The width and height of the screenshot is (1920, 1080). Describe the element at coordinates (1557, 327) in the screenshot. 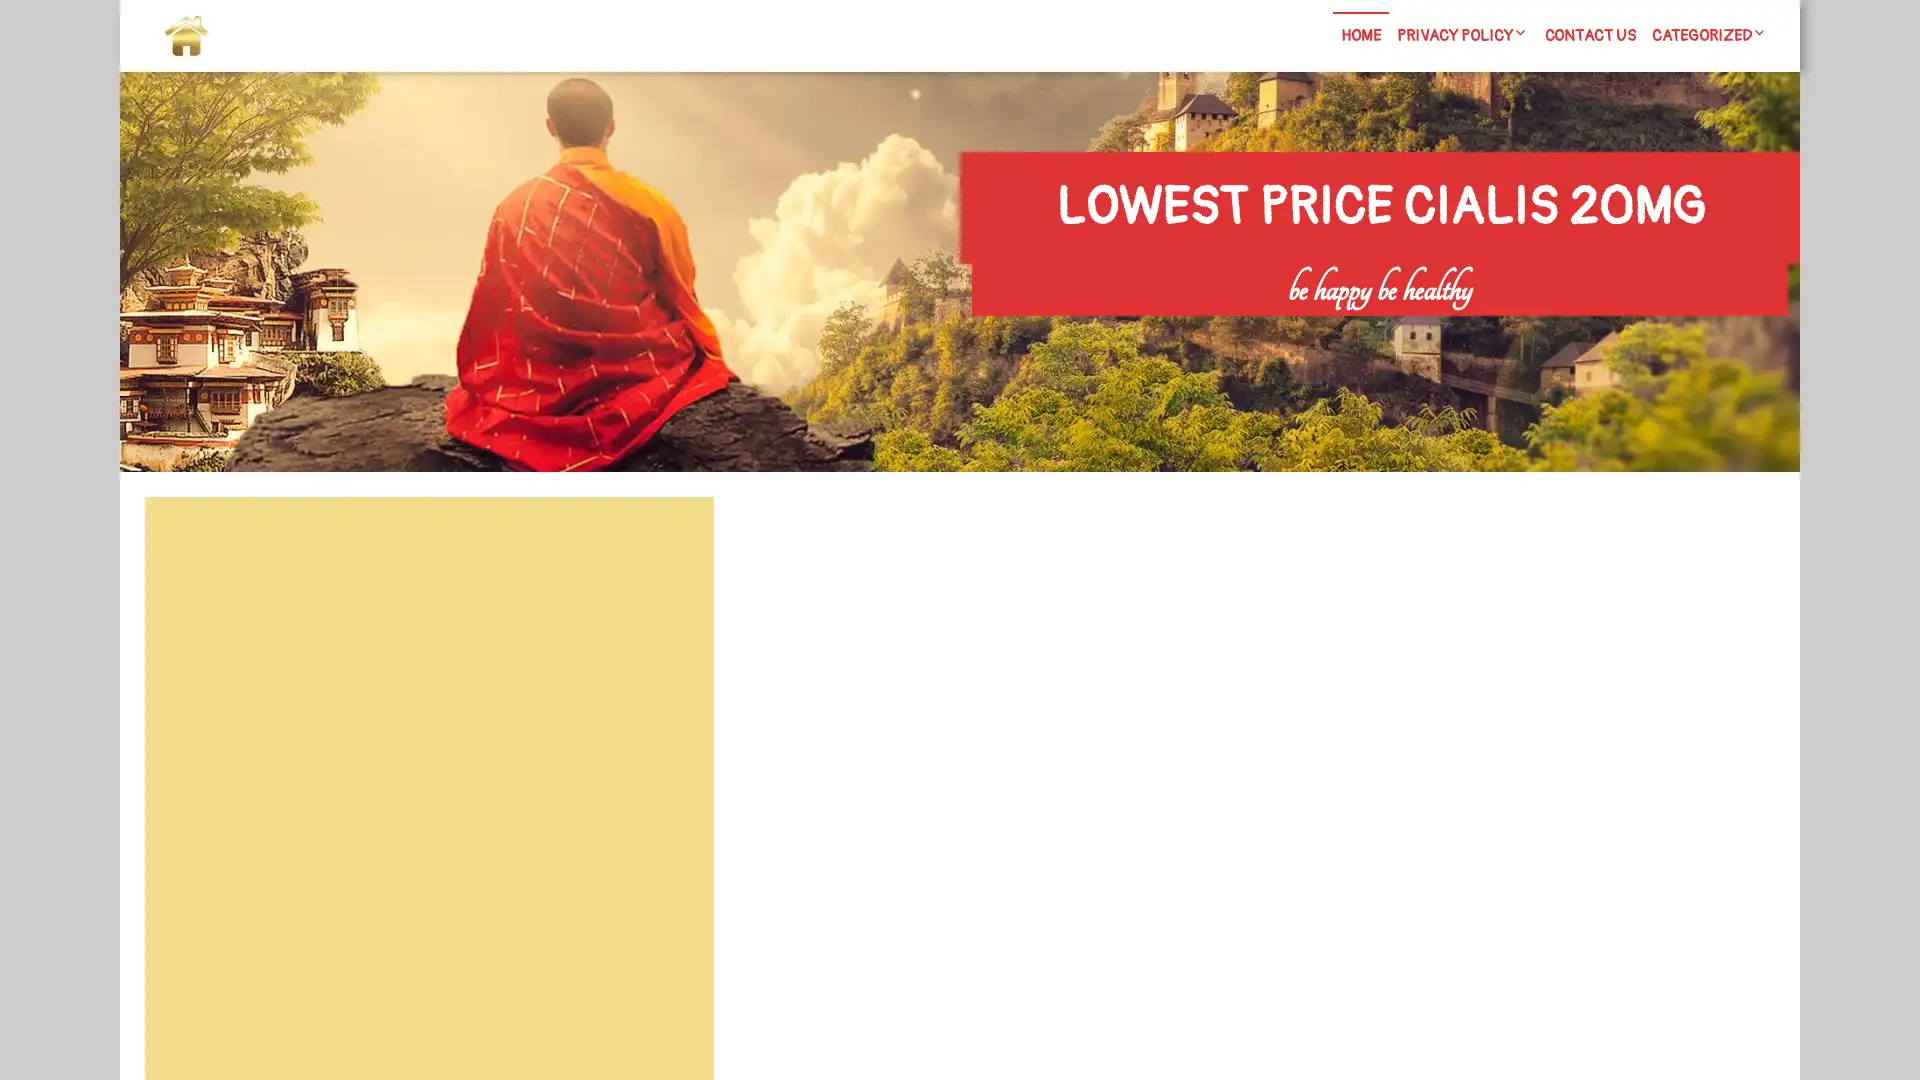

I see `Search` at that location.